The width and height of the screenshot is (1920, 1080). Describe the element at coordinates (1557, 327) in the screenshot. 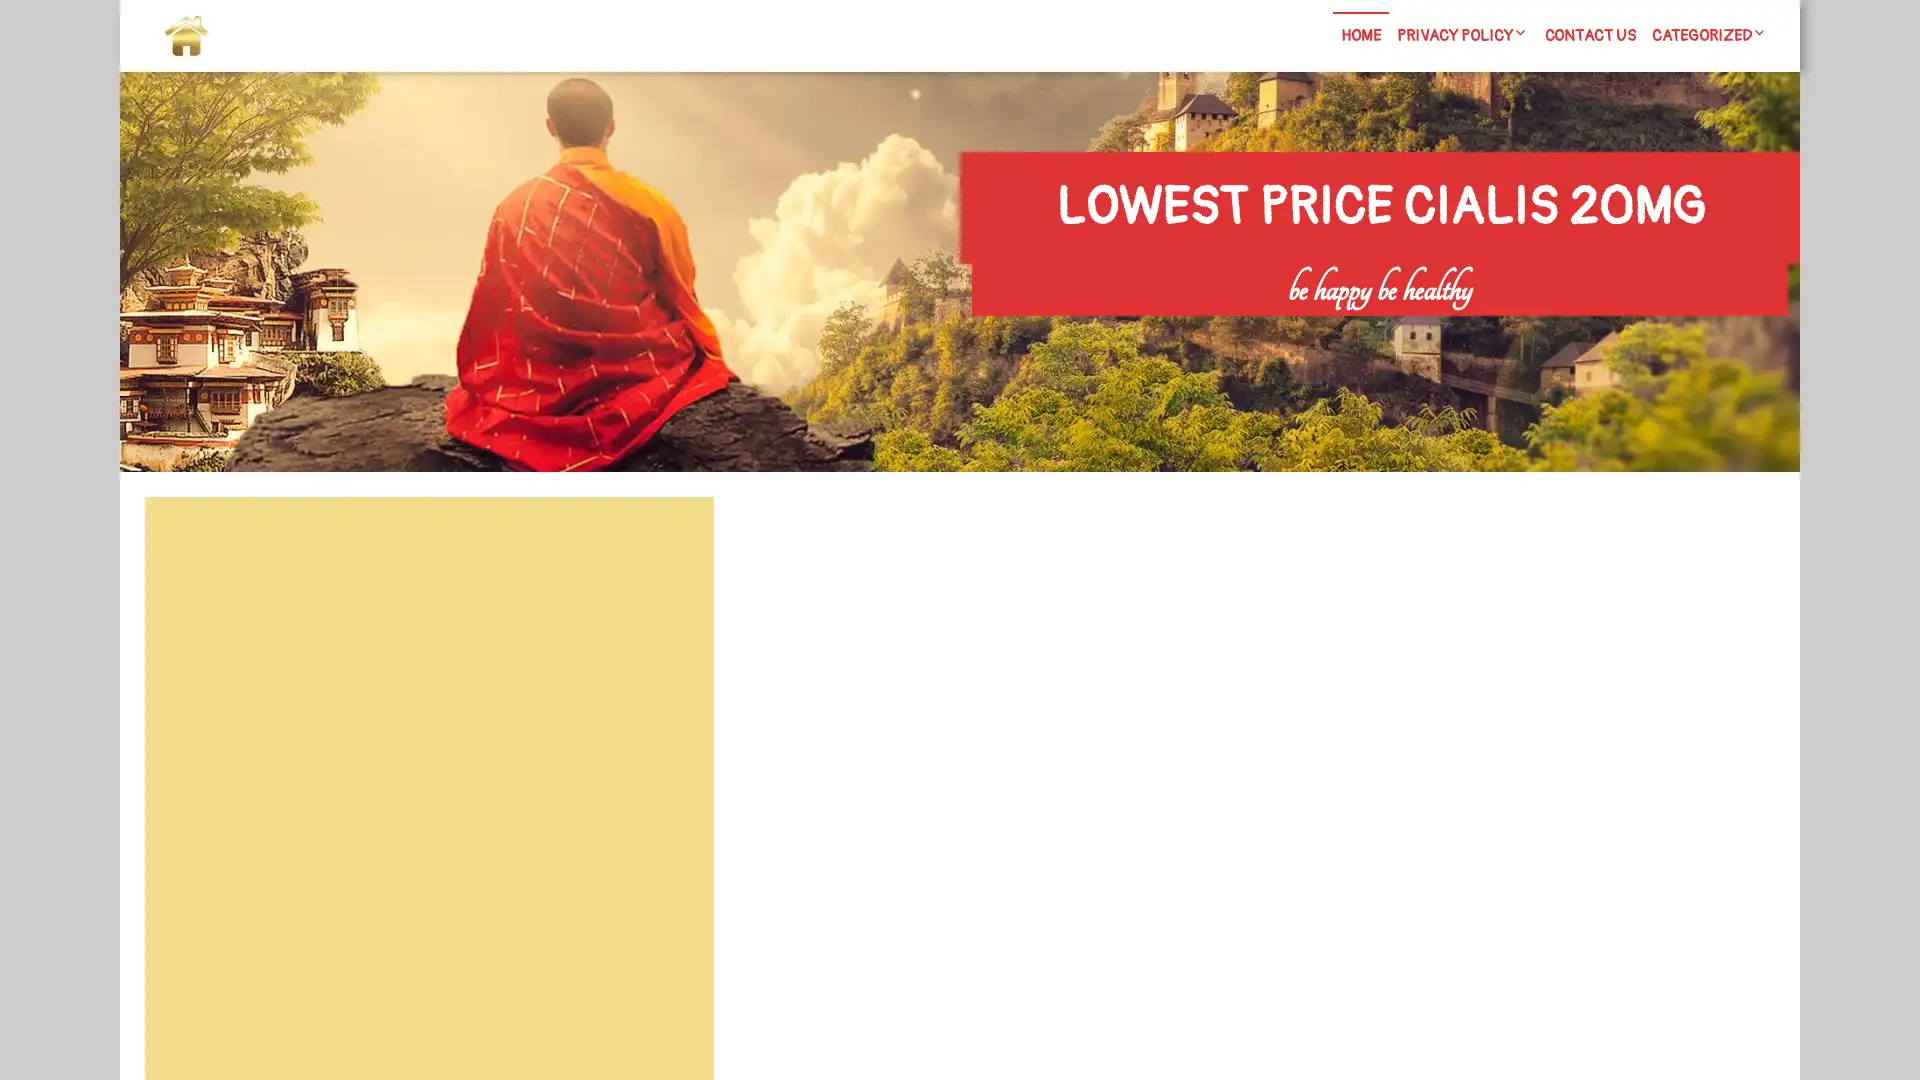

I see `Search` at that location.